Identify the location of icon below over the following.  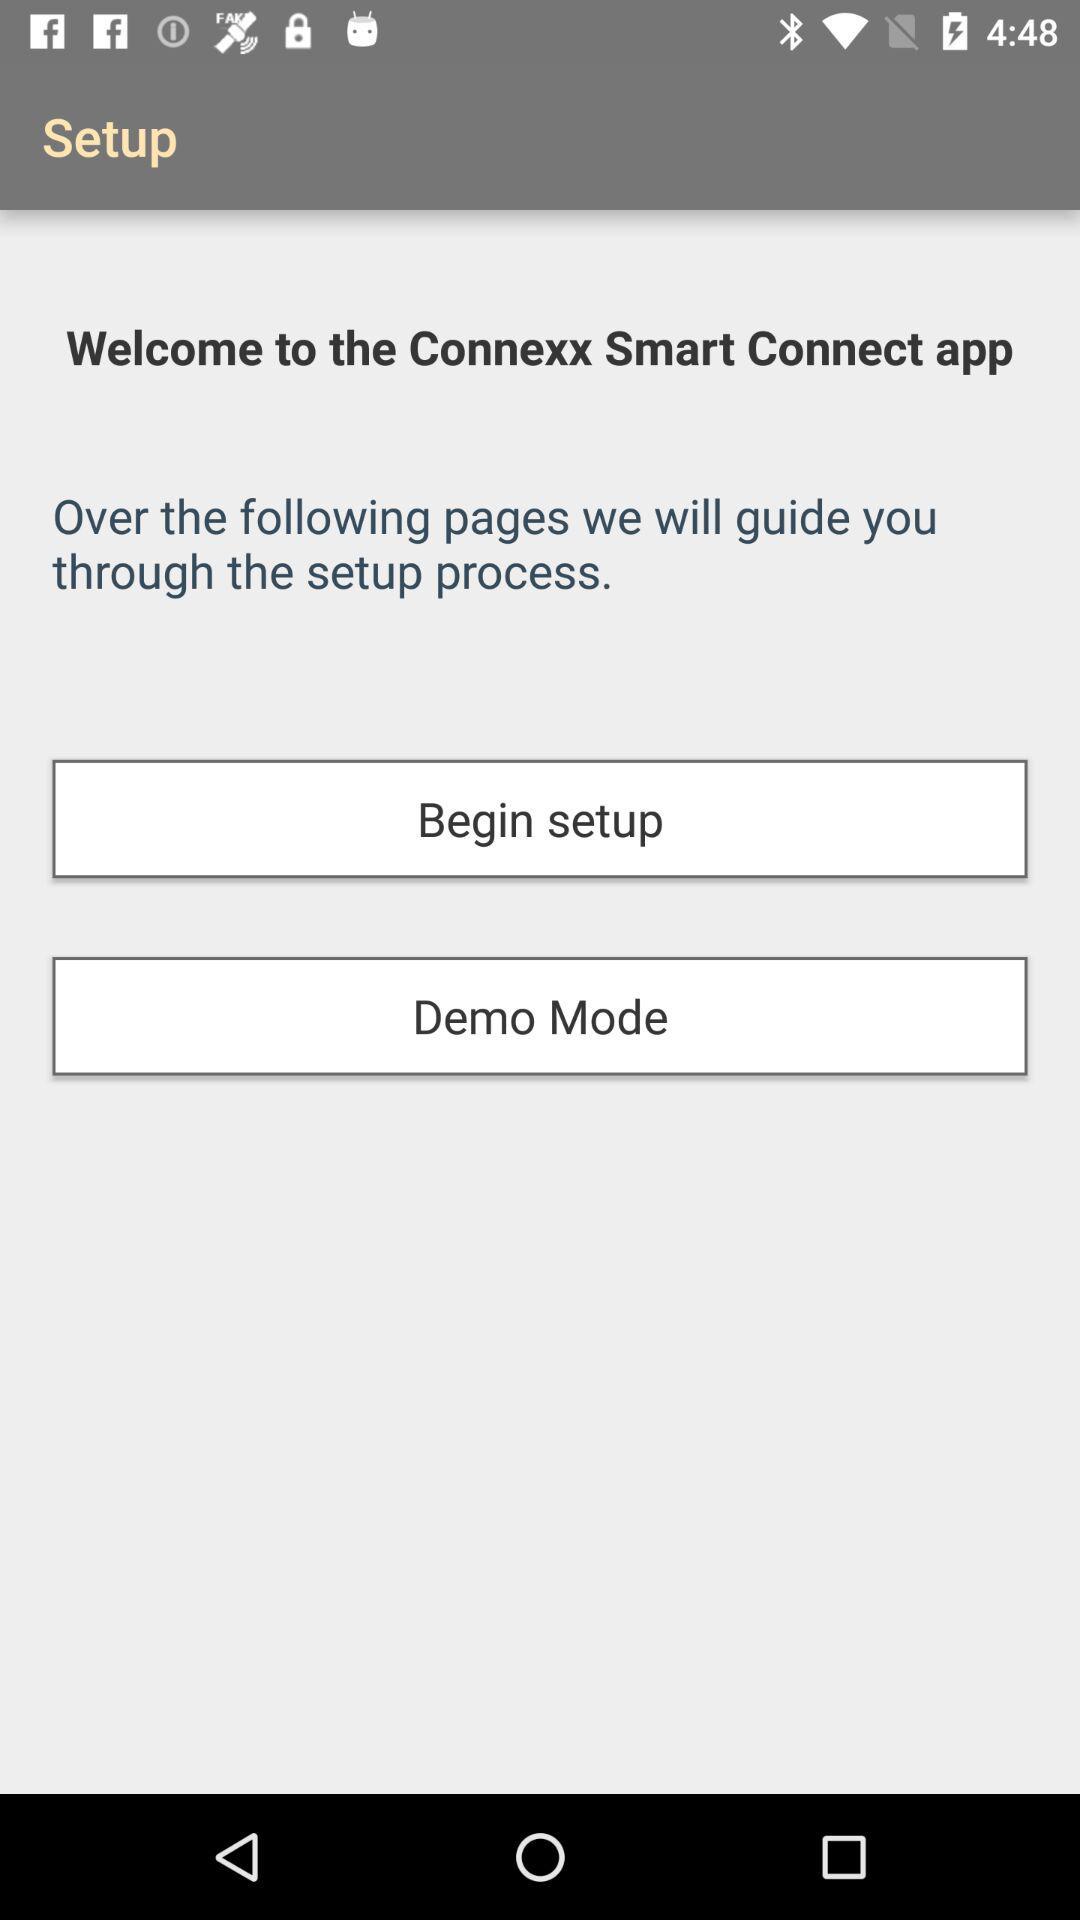
(540, 819).